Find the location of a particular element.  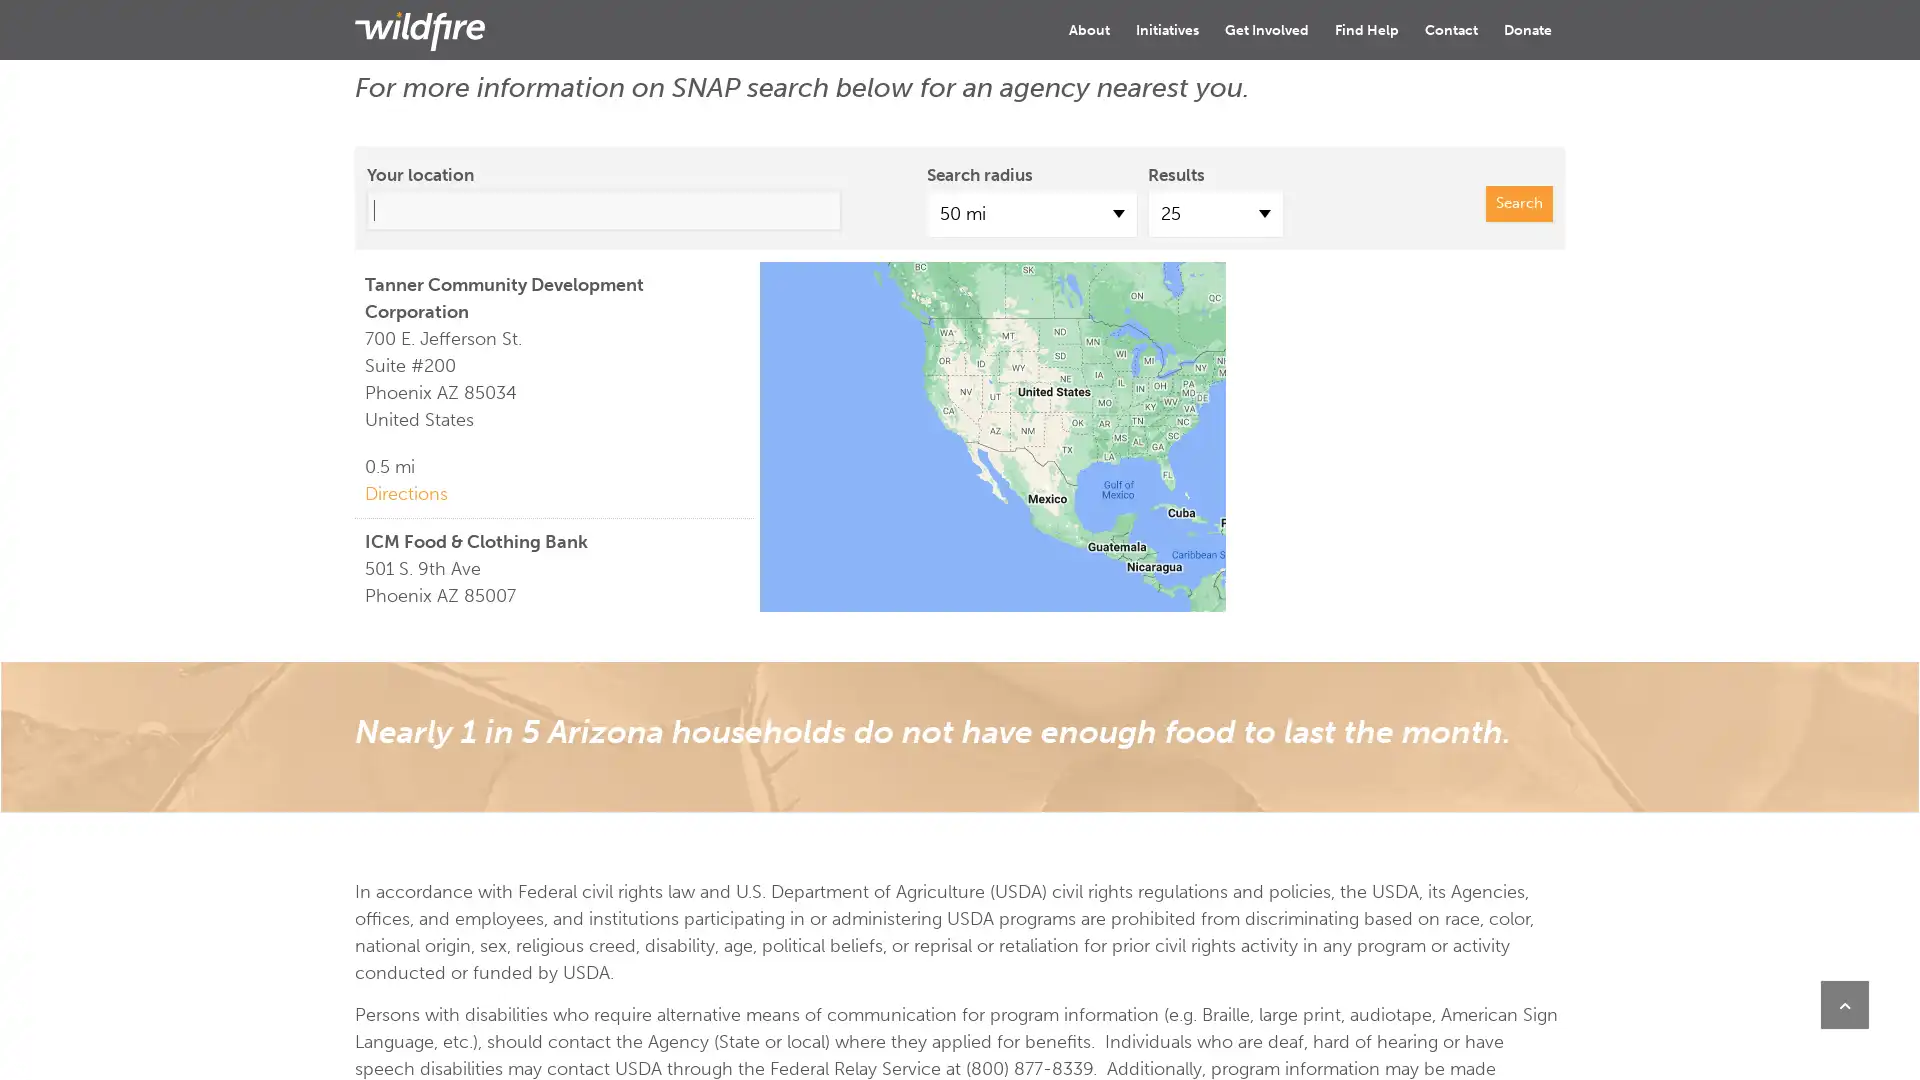

Neighborhood Outreach Access to Health: Balsz Educare Arizona Center for Health (BEACH Health Center) is located at coordinates (1219, 410).